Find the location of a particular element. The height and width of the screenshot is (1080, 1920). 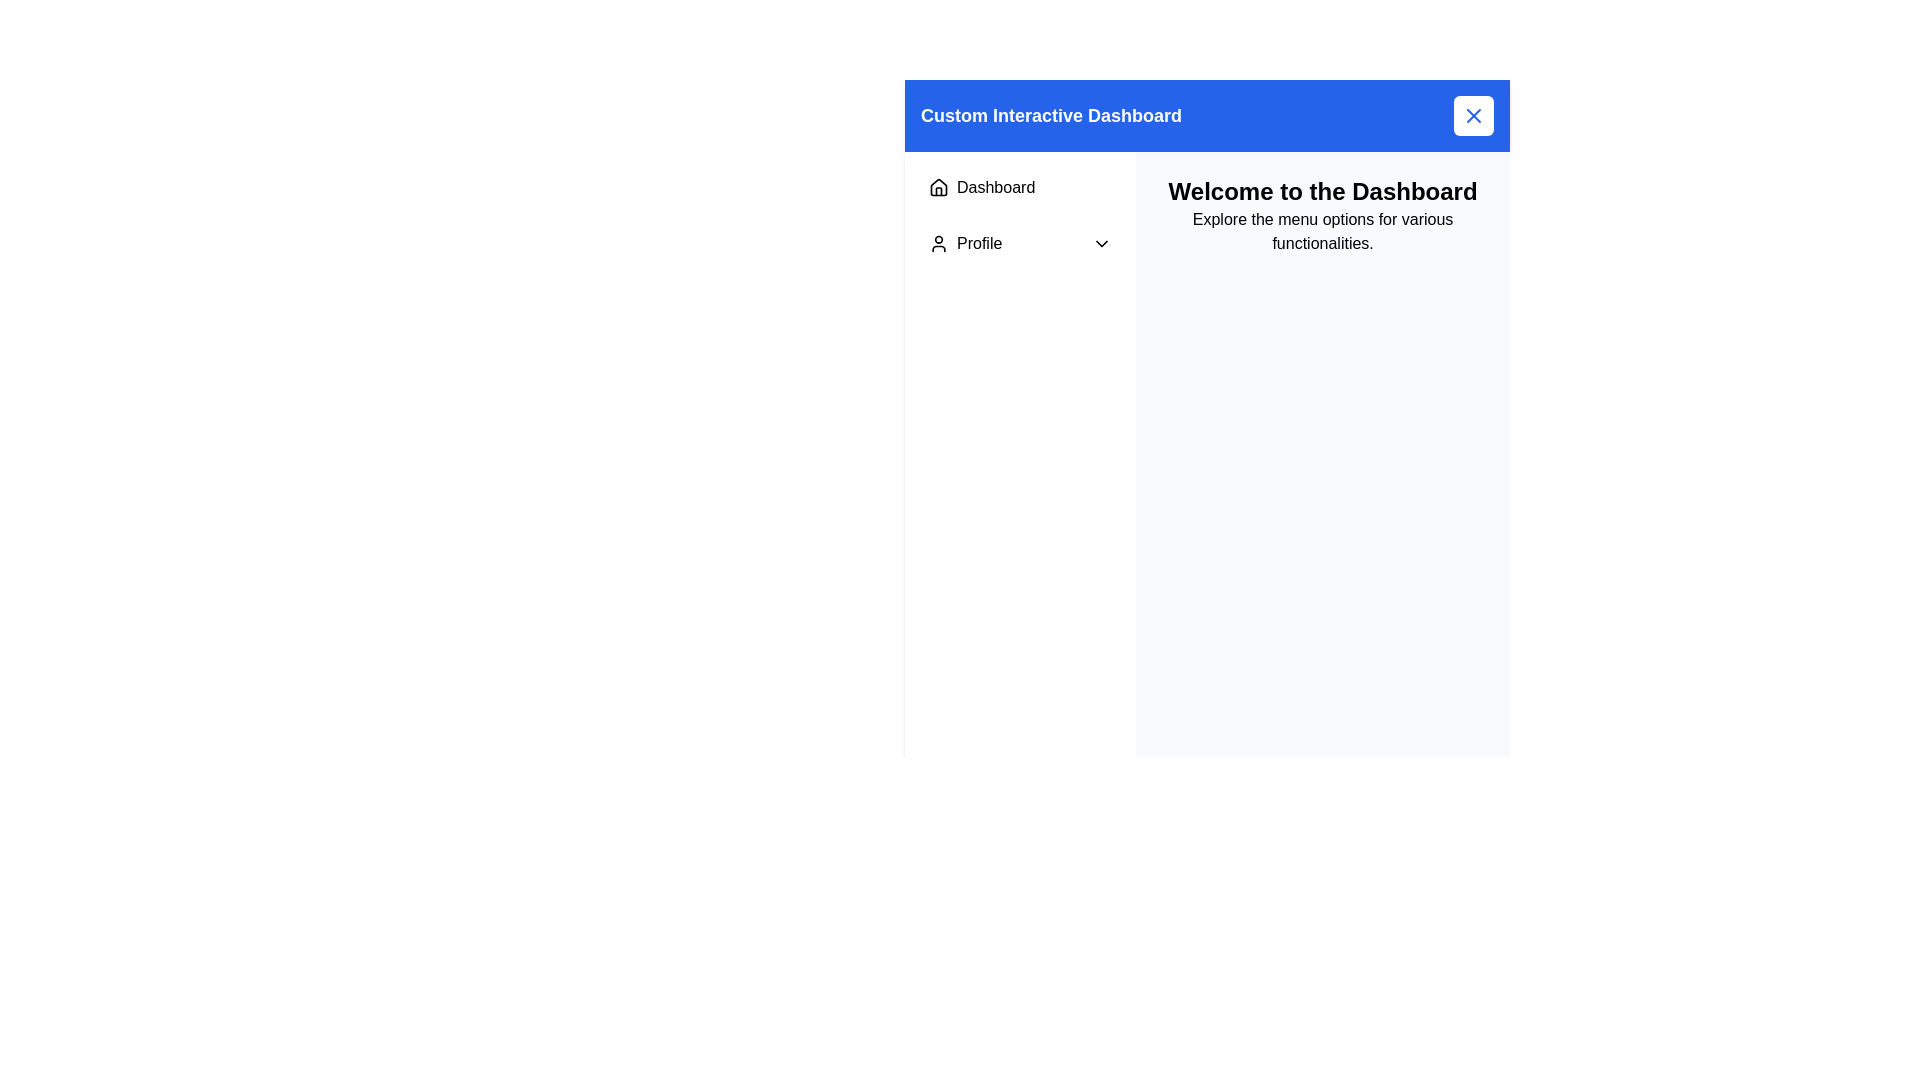

the first menu item in the vertical sidebar that likely navigates to the user's profile page, located below the 'Dashboard' entry and featuring a user icon to its left is located at coordinates (965, 242).